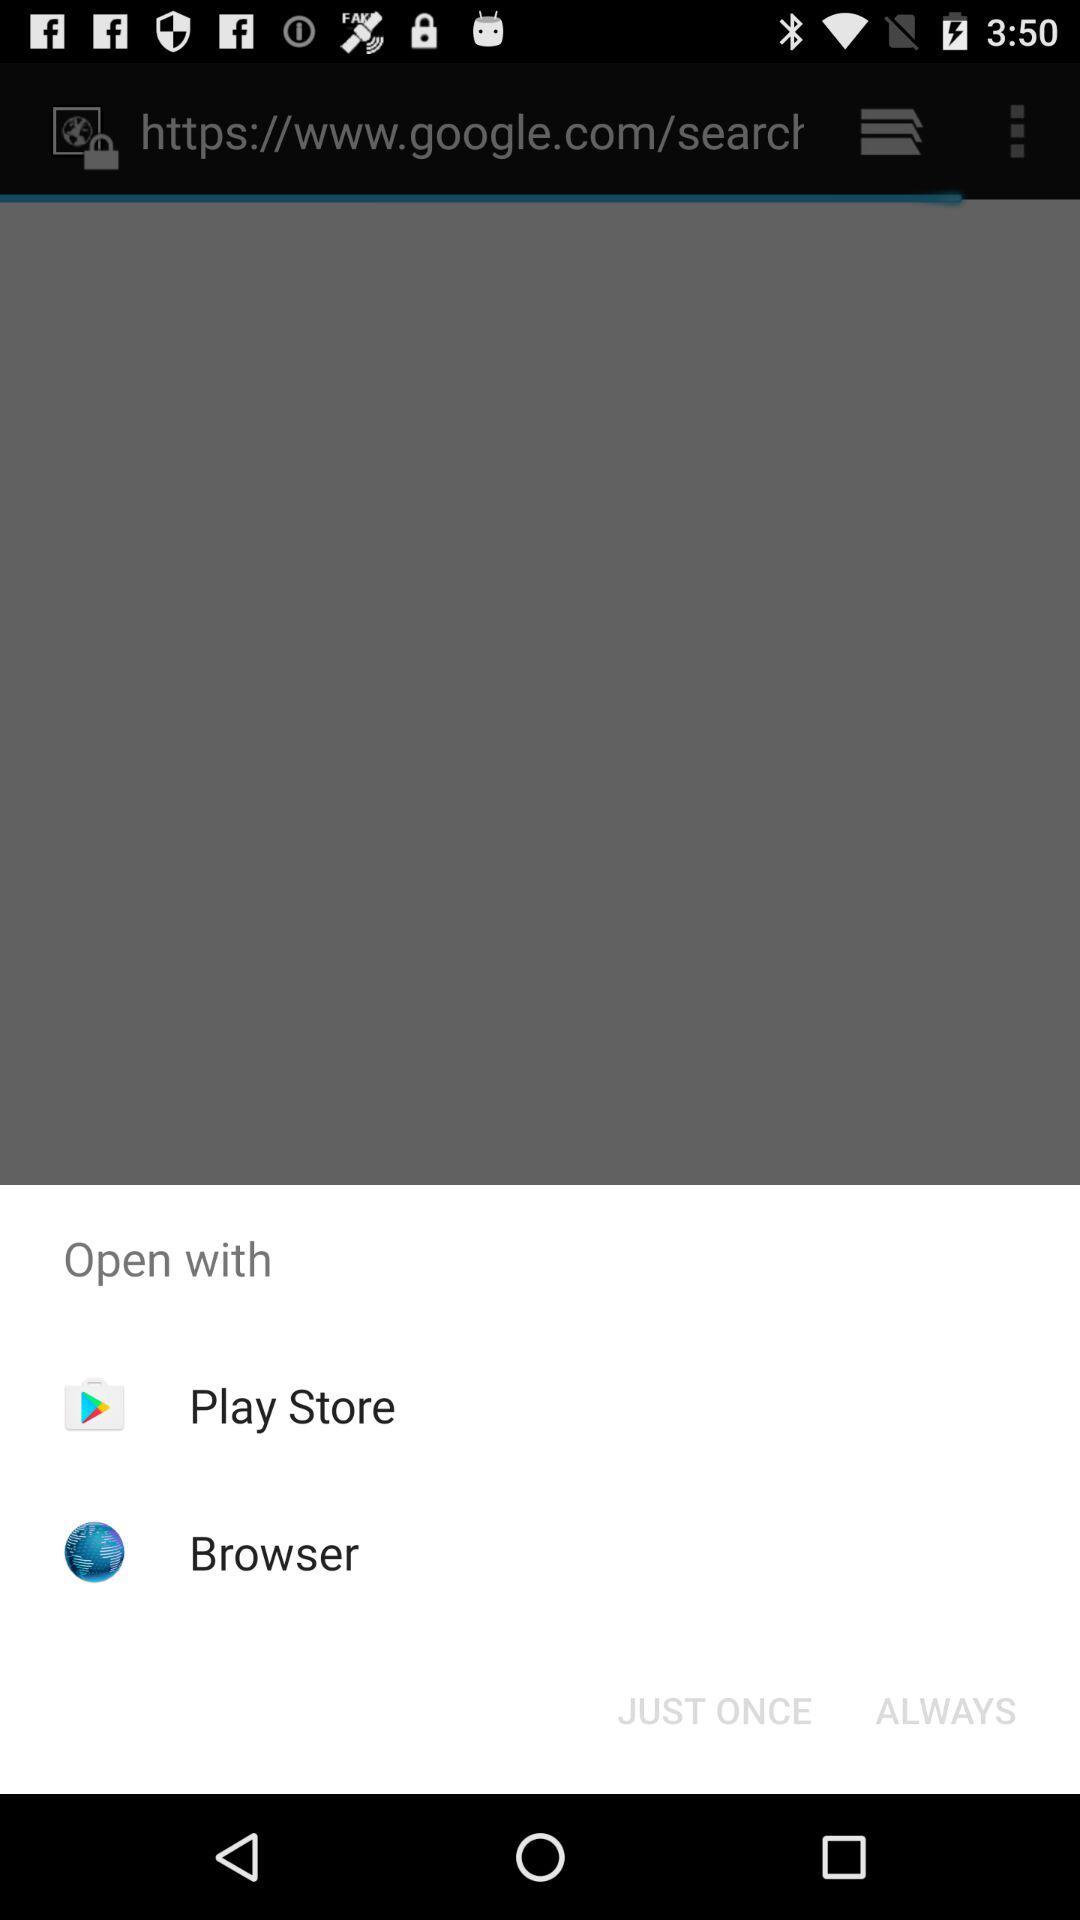  What do you see at coordinates (945, 1708) in the screenshot?
I see `the icon to the right of just once` at bounding box center [945, 1708].